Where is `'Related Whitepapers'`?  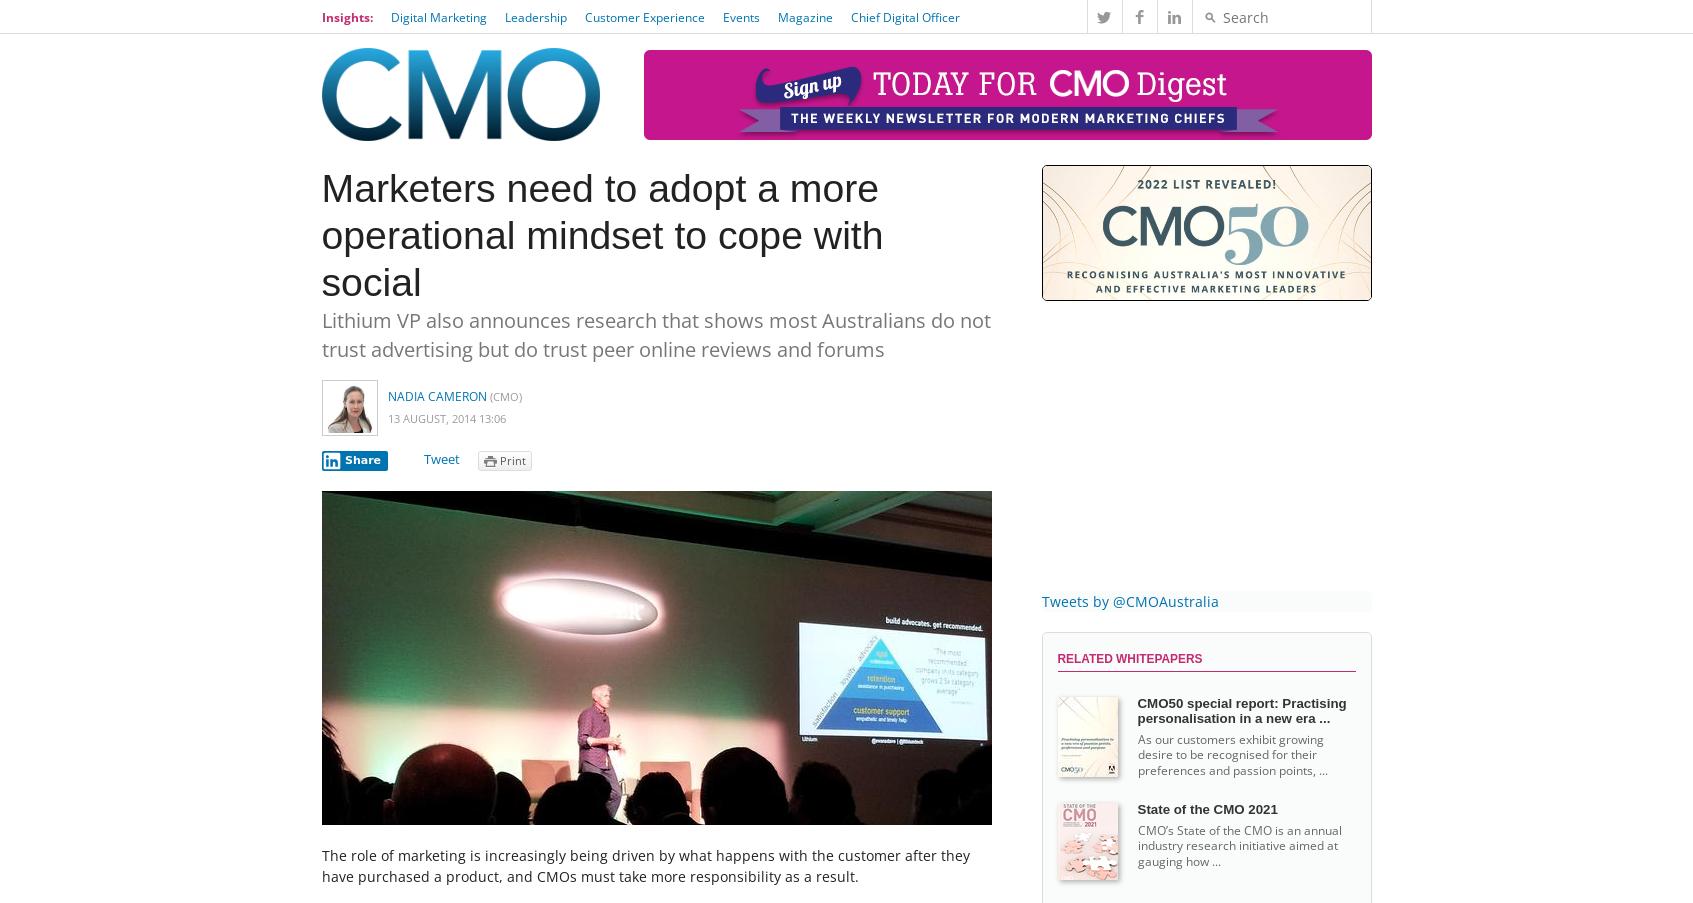 'Related Whitepapers' is located at coordinates (1129, 658).